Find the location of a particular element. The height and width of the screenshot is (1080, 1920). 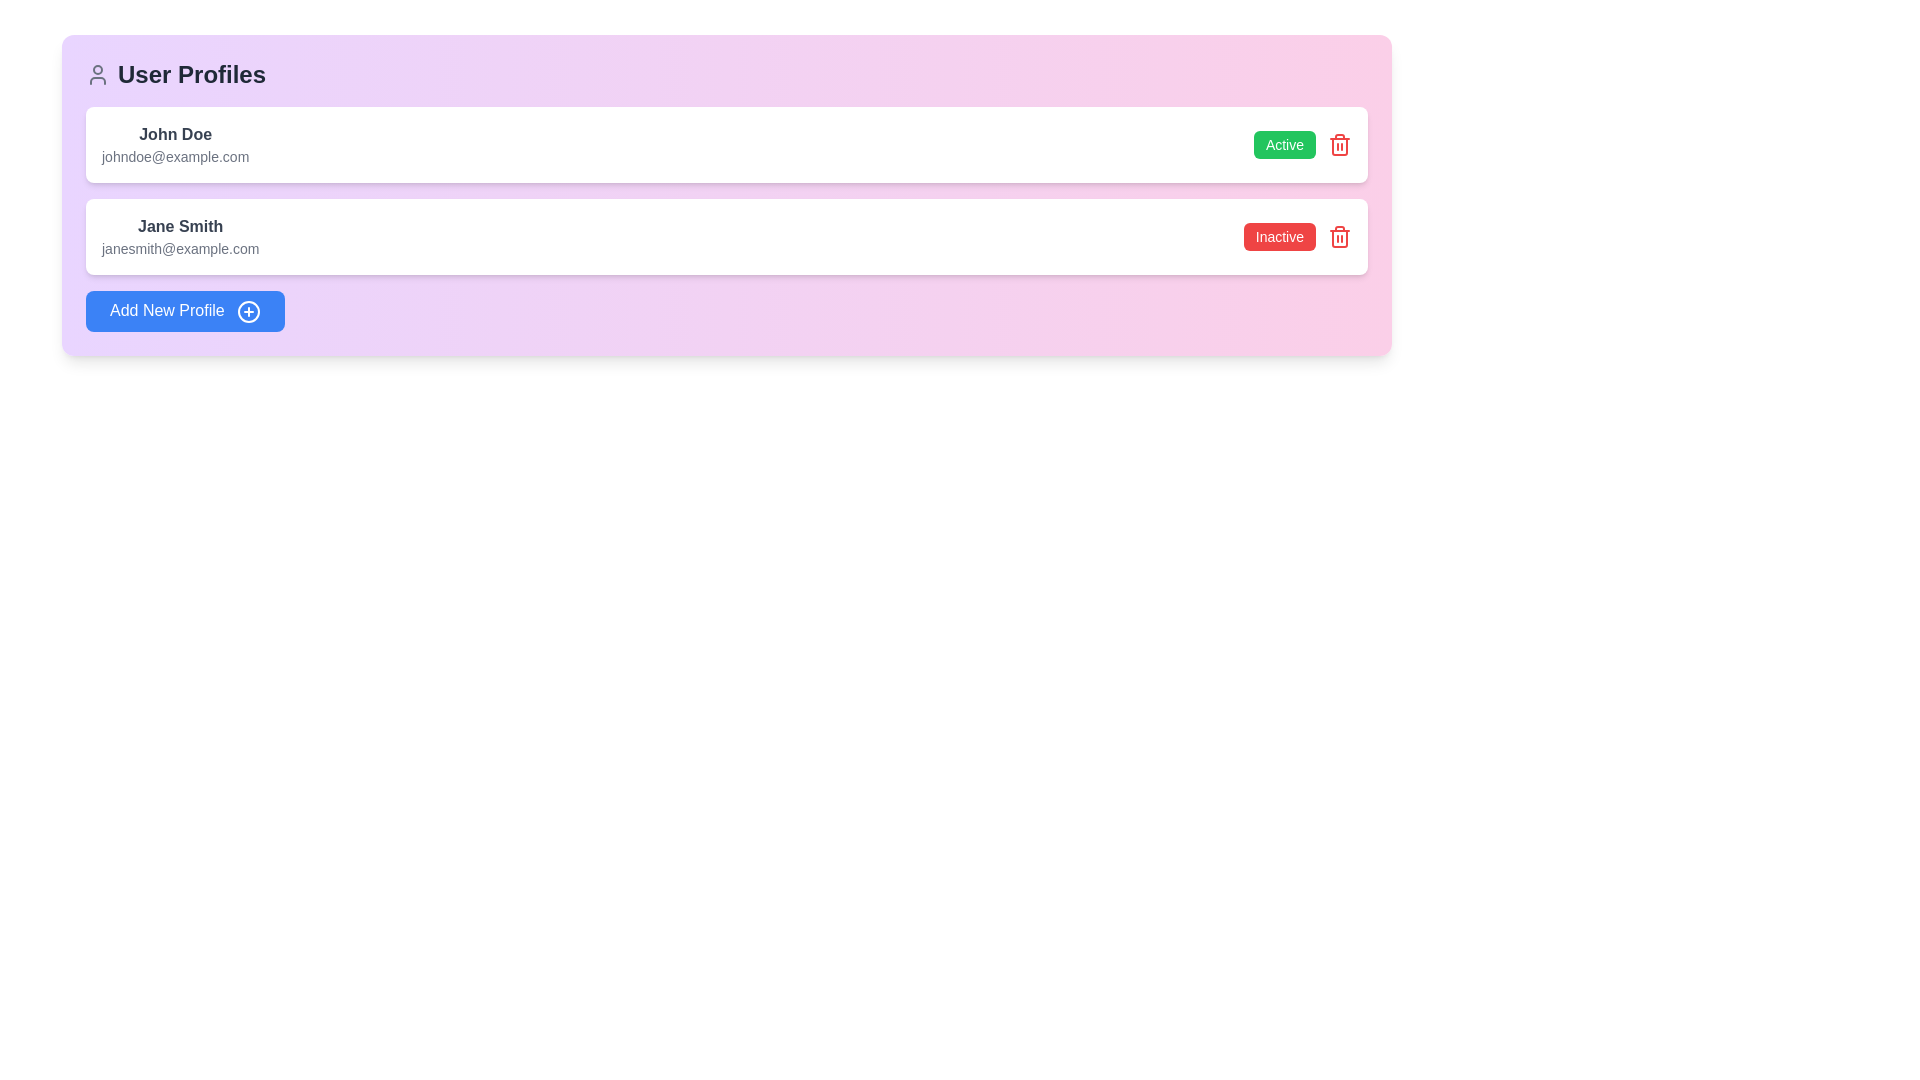

the user profile SVG icon located in the header section to the left of the 'User Profiles' title is located at coordinates (96, 73).